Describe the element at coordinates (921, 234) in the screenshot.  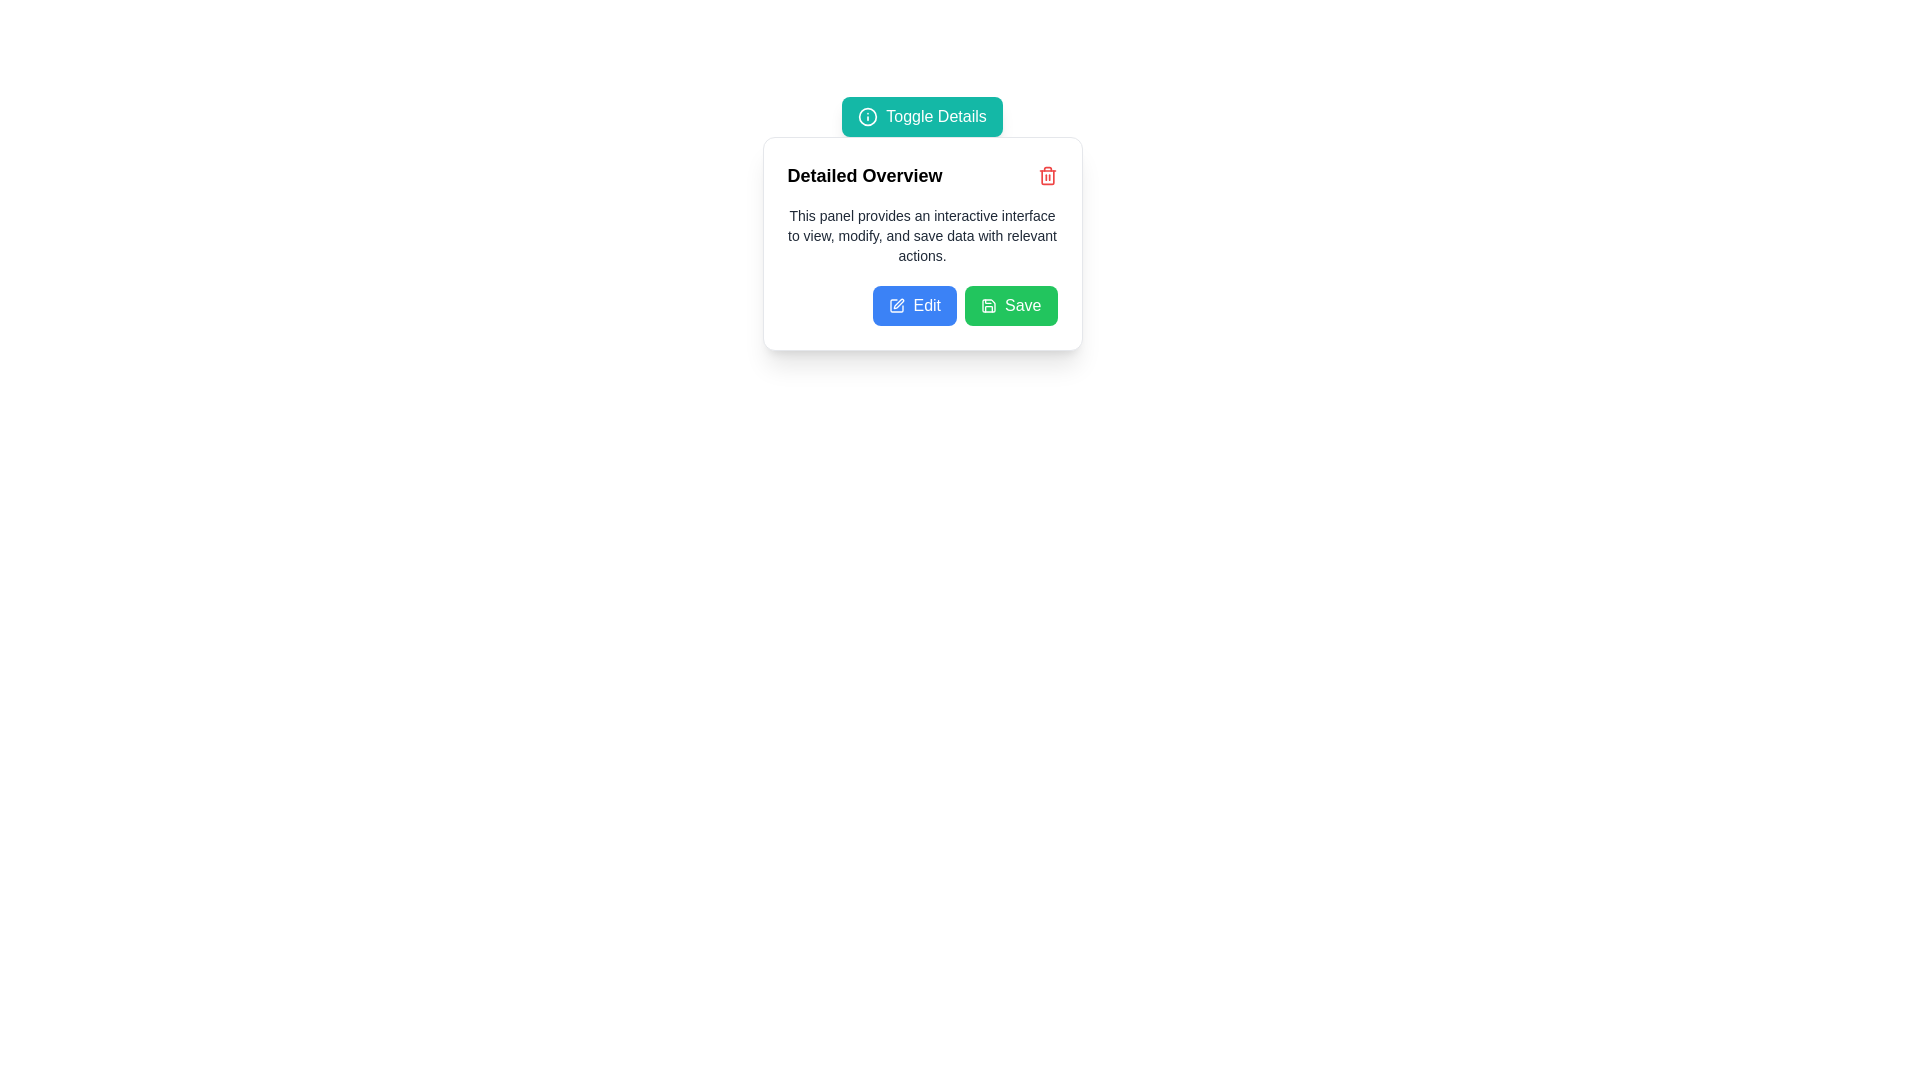
I see `the Informational Text Block located beneath the header 'Detailed Overview' and above the action buttons 'Edit' and 'Save'` at that location.